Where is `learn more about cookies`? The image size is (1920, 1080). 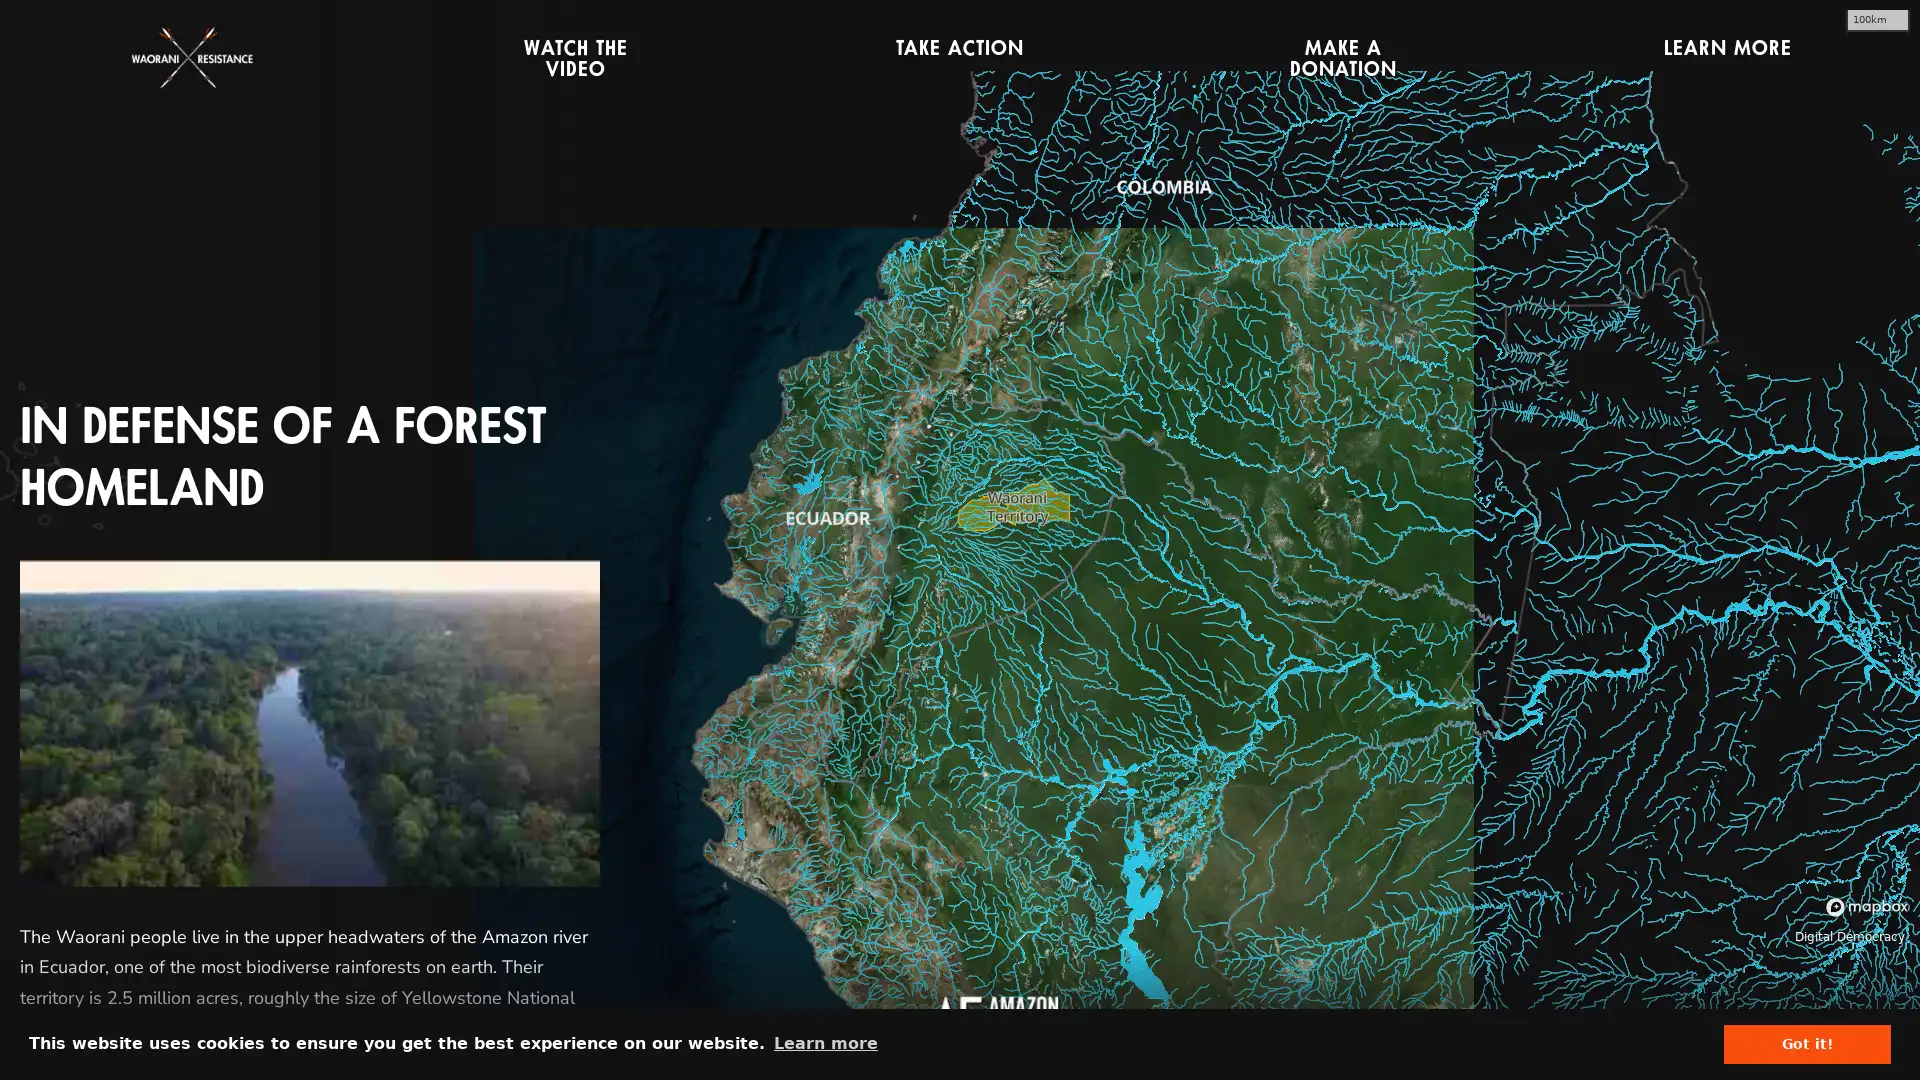 learn more about cookies is located at coordinates (825, 1043).